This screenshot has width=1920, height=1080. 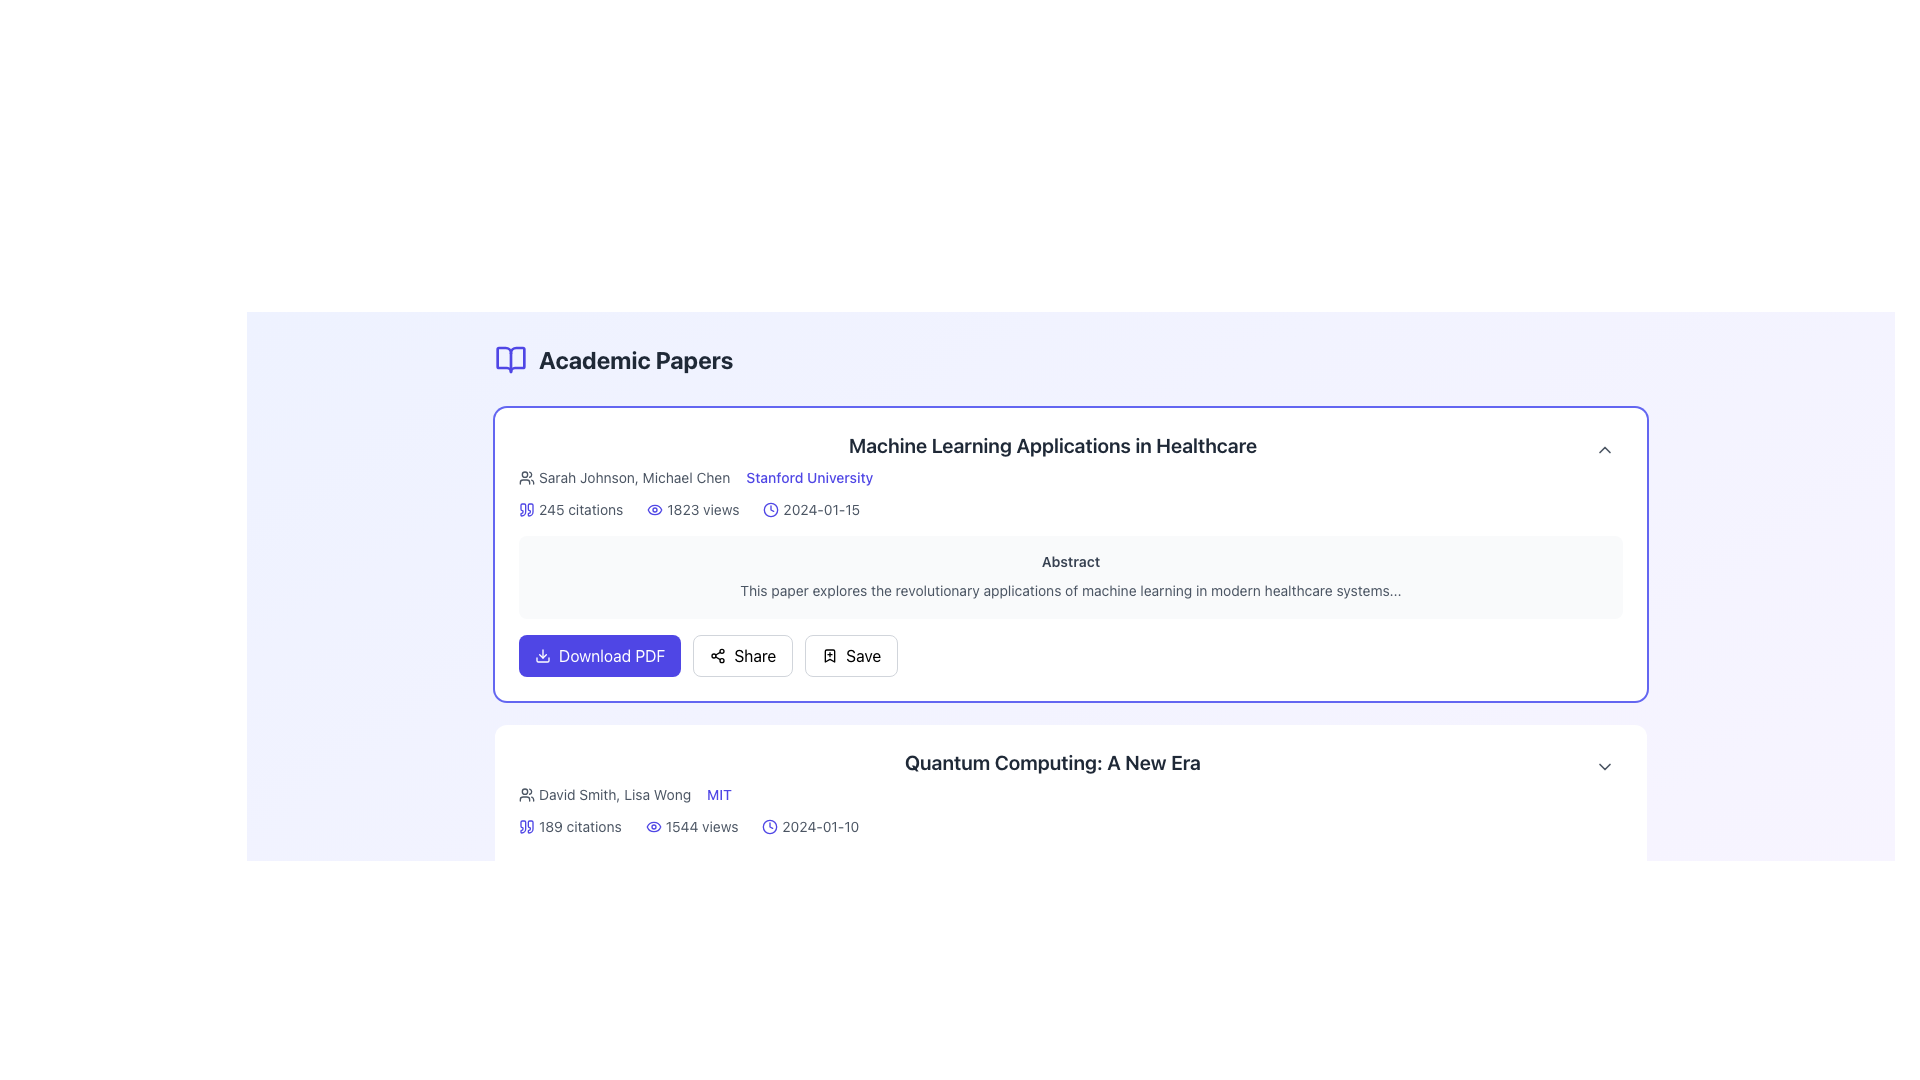 What do you see at coordinates (527, 508) in the screenshot?
I see `the SVG Icon representing citations, which indicates '245 citations' for the first academic paper listing` at bounding box center [527, 508].